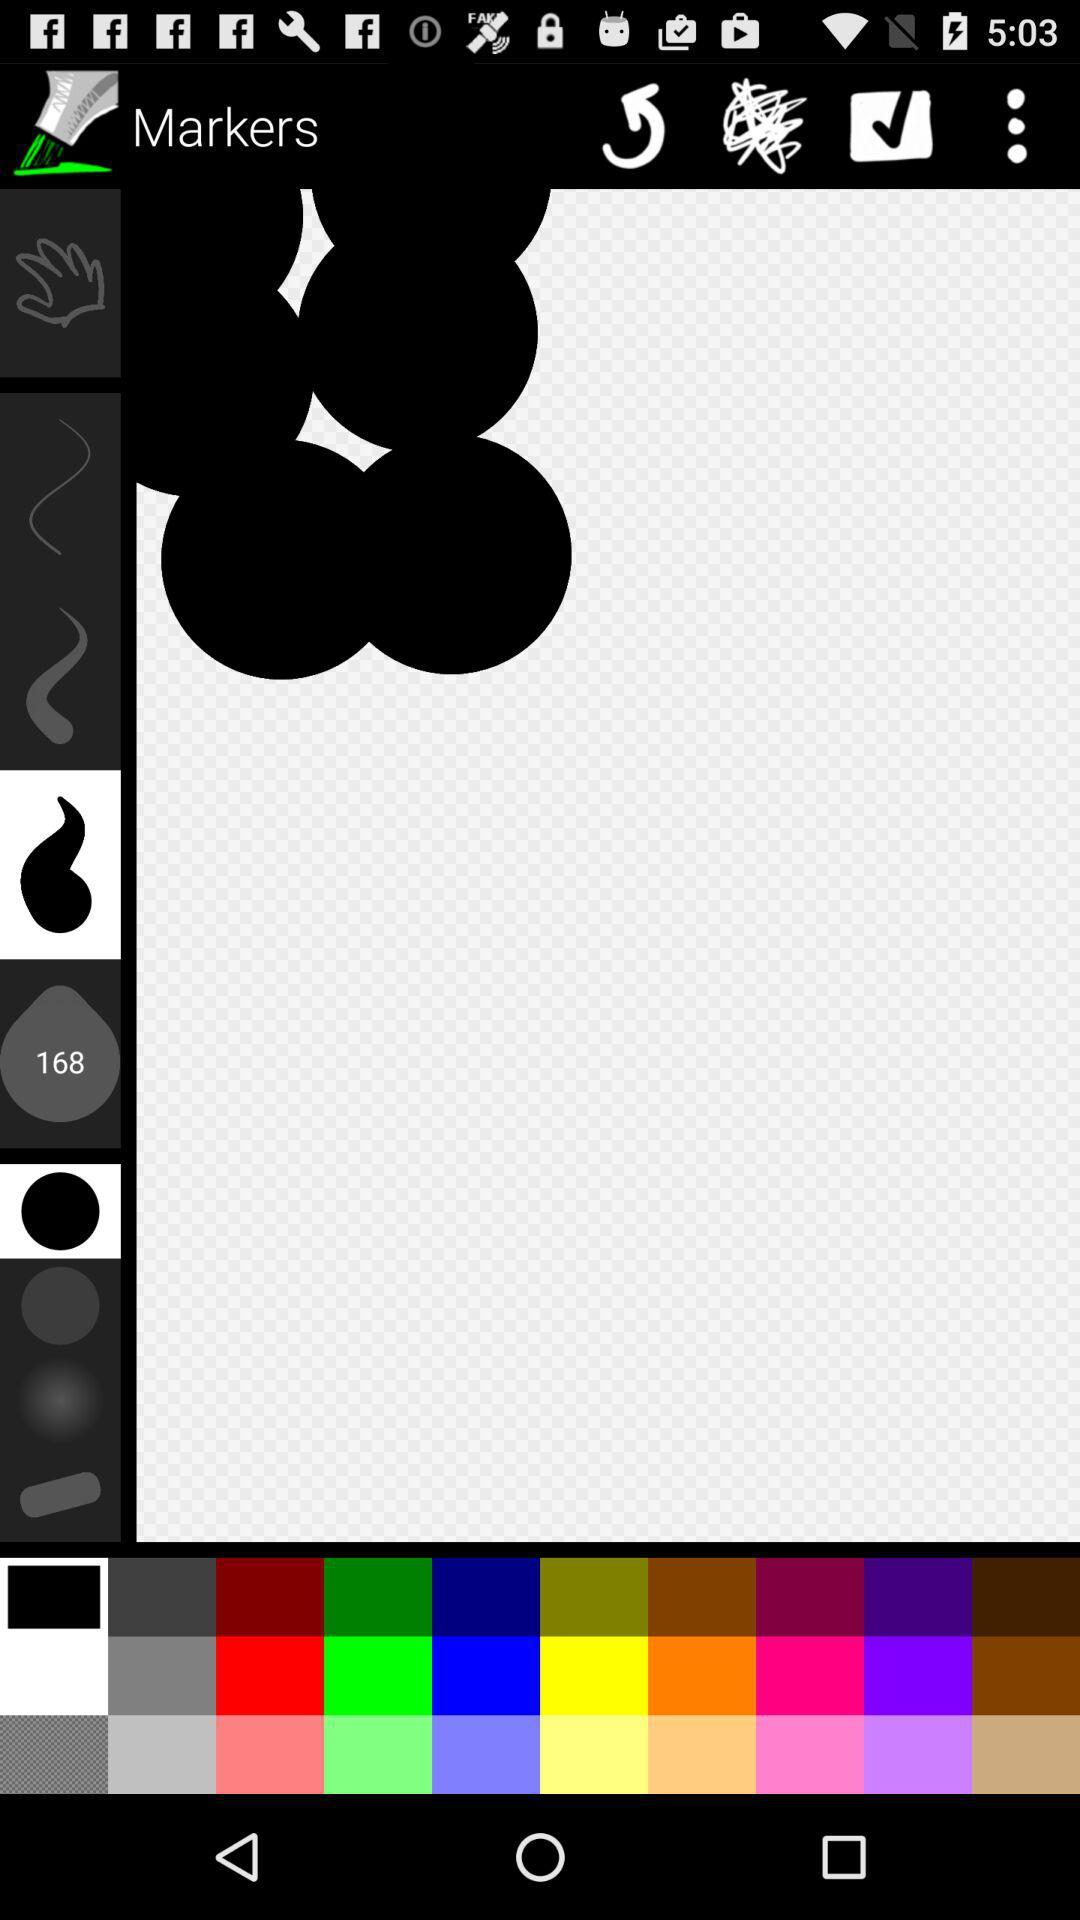 The height and width of the screenshot is (1920, 1080). What do you see at coordinates (270, 1675) in the screenshot?
I see `the 3rd color from the left in the 2nd row at the bottom of the page` at bounding box center [270, 1675].